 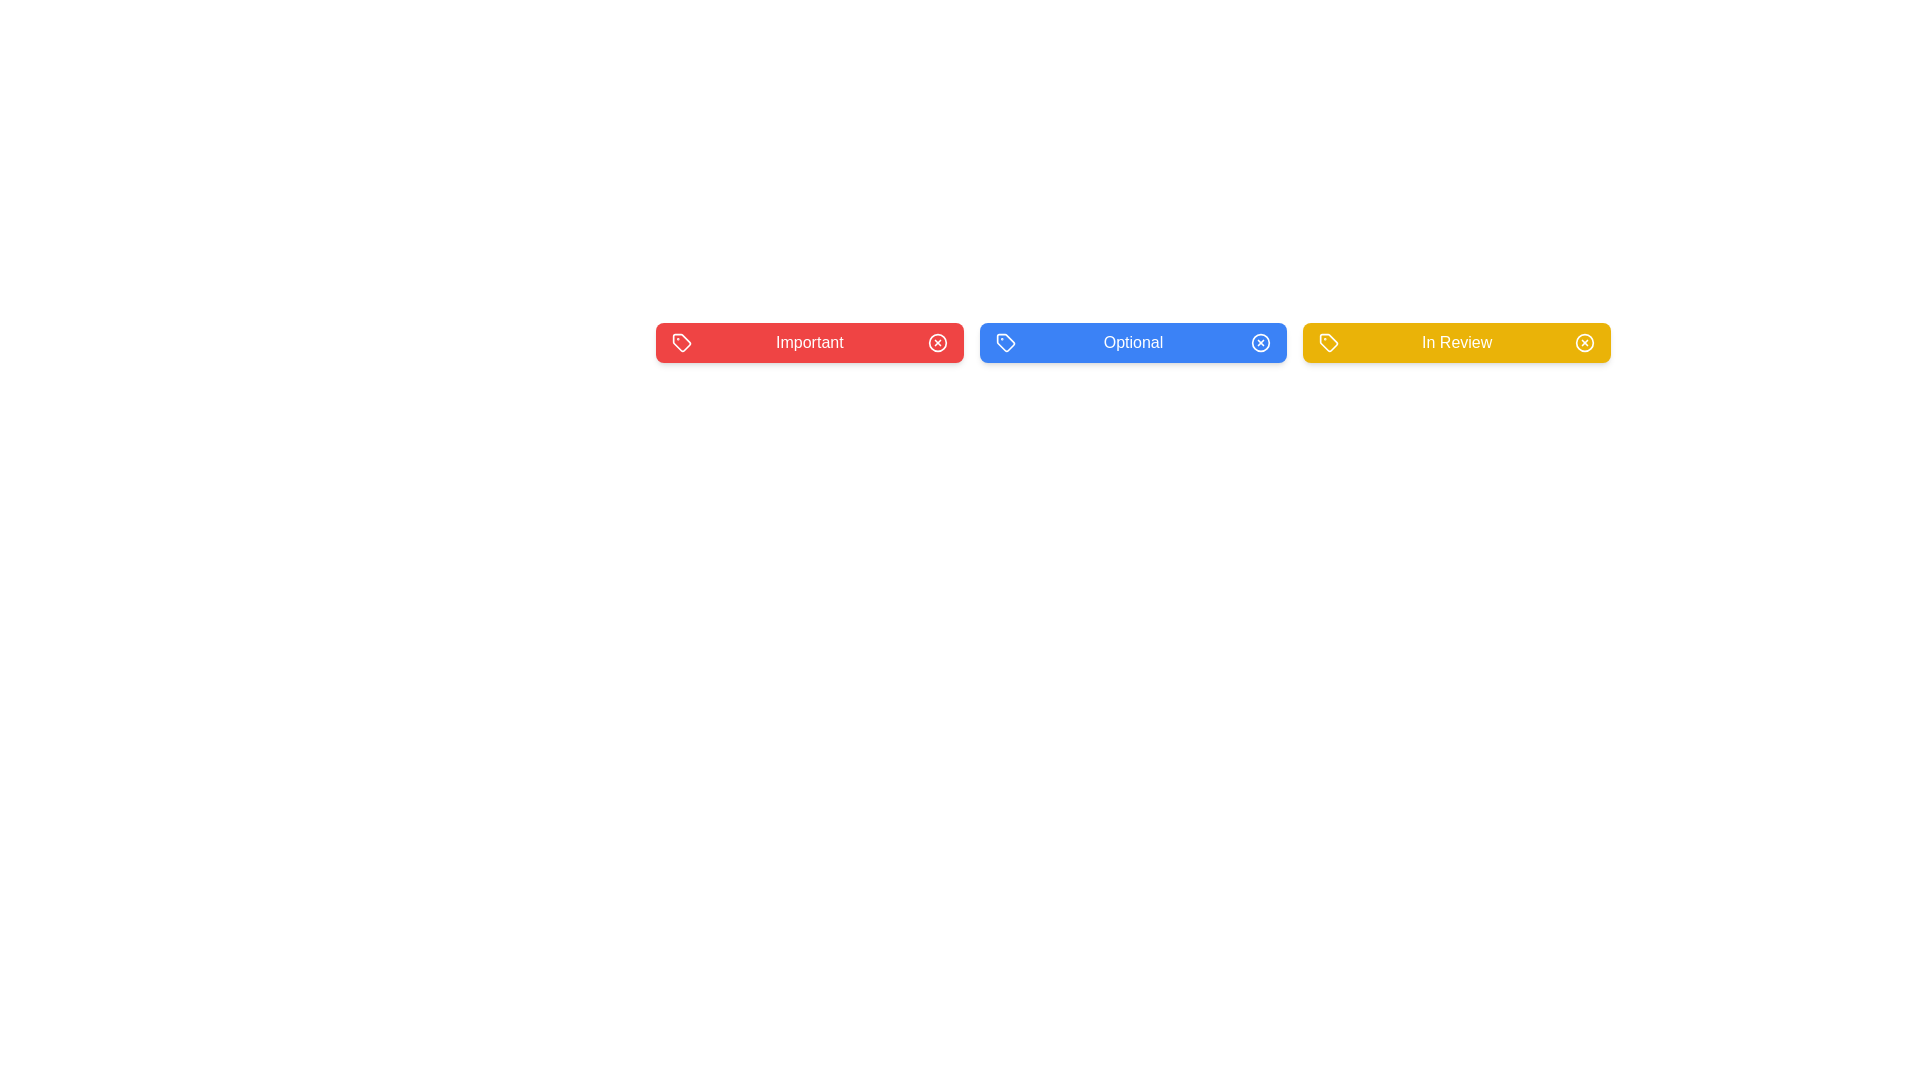 What do you see at coordinates (1132, 342) in the screenshot?
I see `the tag labeled 'Optional' to observe its hover effect` at bounding box center [1132, 342].